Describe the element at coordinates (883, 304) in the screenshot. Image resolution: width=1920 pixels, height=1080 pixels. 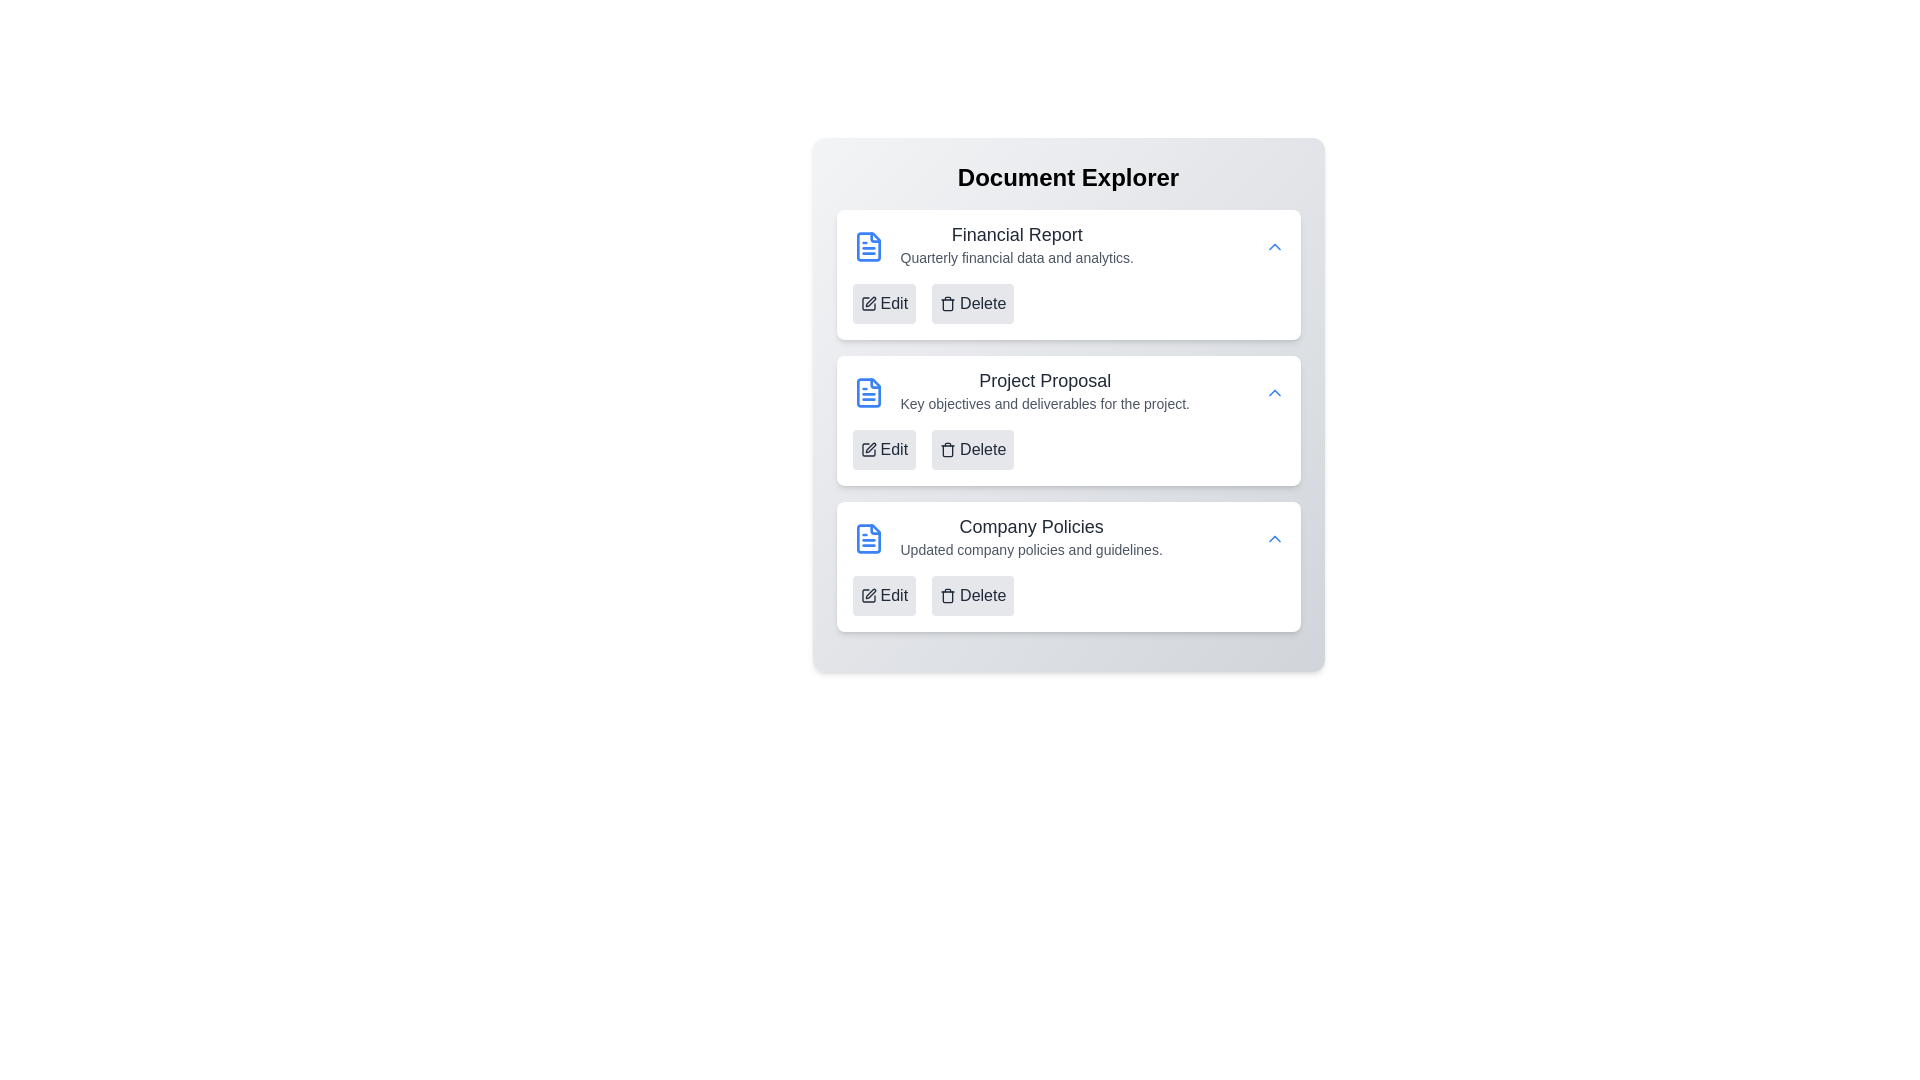
I see `the 'Edit' button for the document titled Financial Report` at that location.